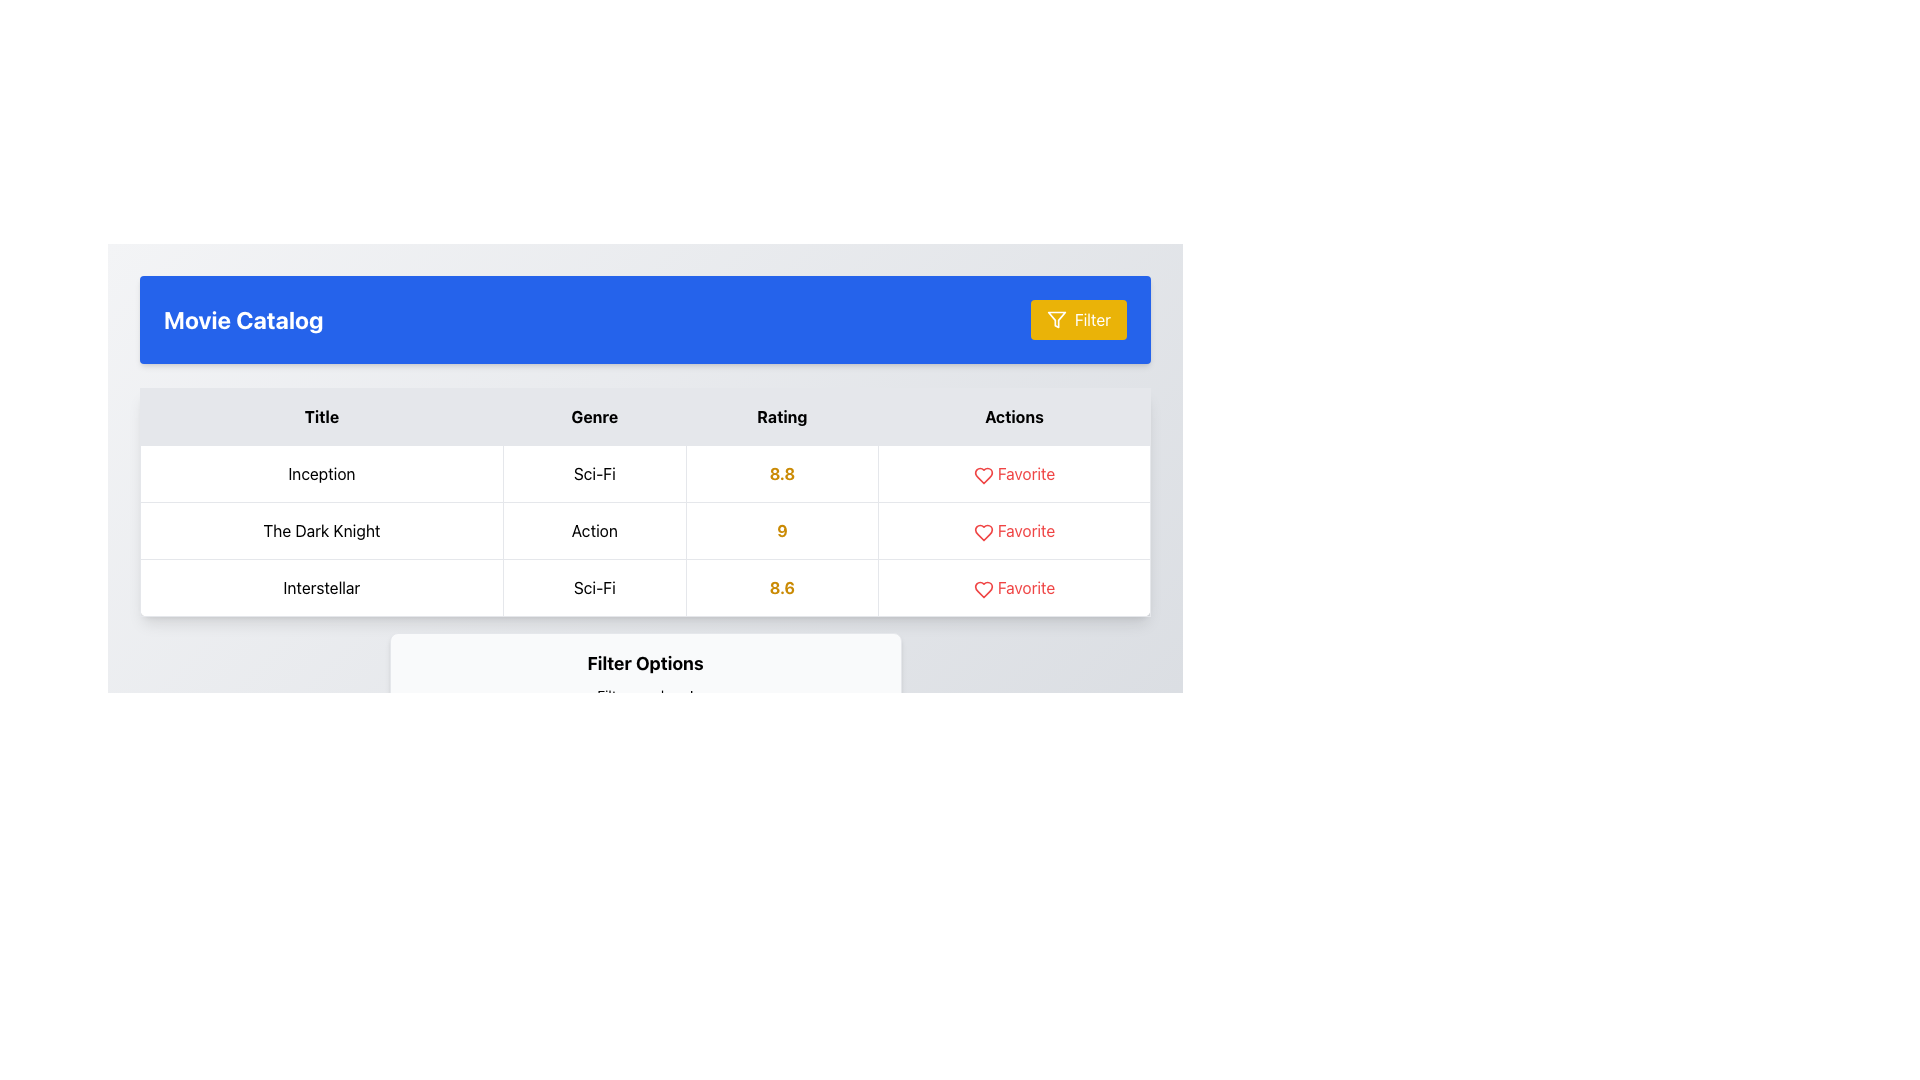 This screenshot has width=1920, height=1080. Describe the element at coordinates (1014, 415) in the screenshot. I see `the fourth column header in the table that indicates the type of actions available for the entries in this column` at that location.